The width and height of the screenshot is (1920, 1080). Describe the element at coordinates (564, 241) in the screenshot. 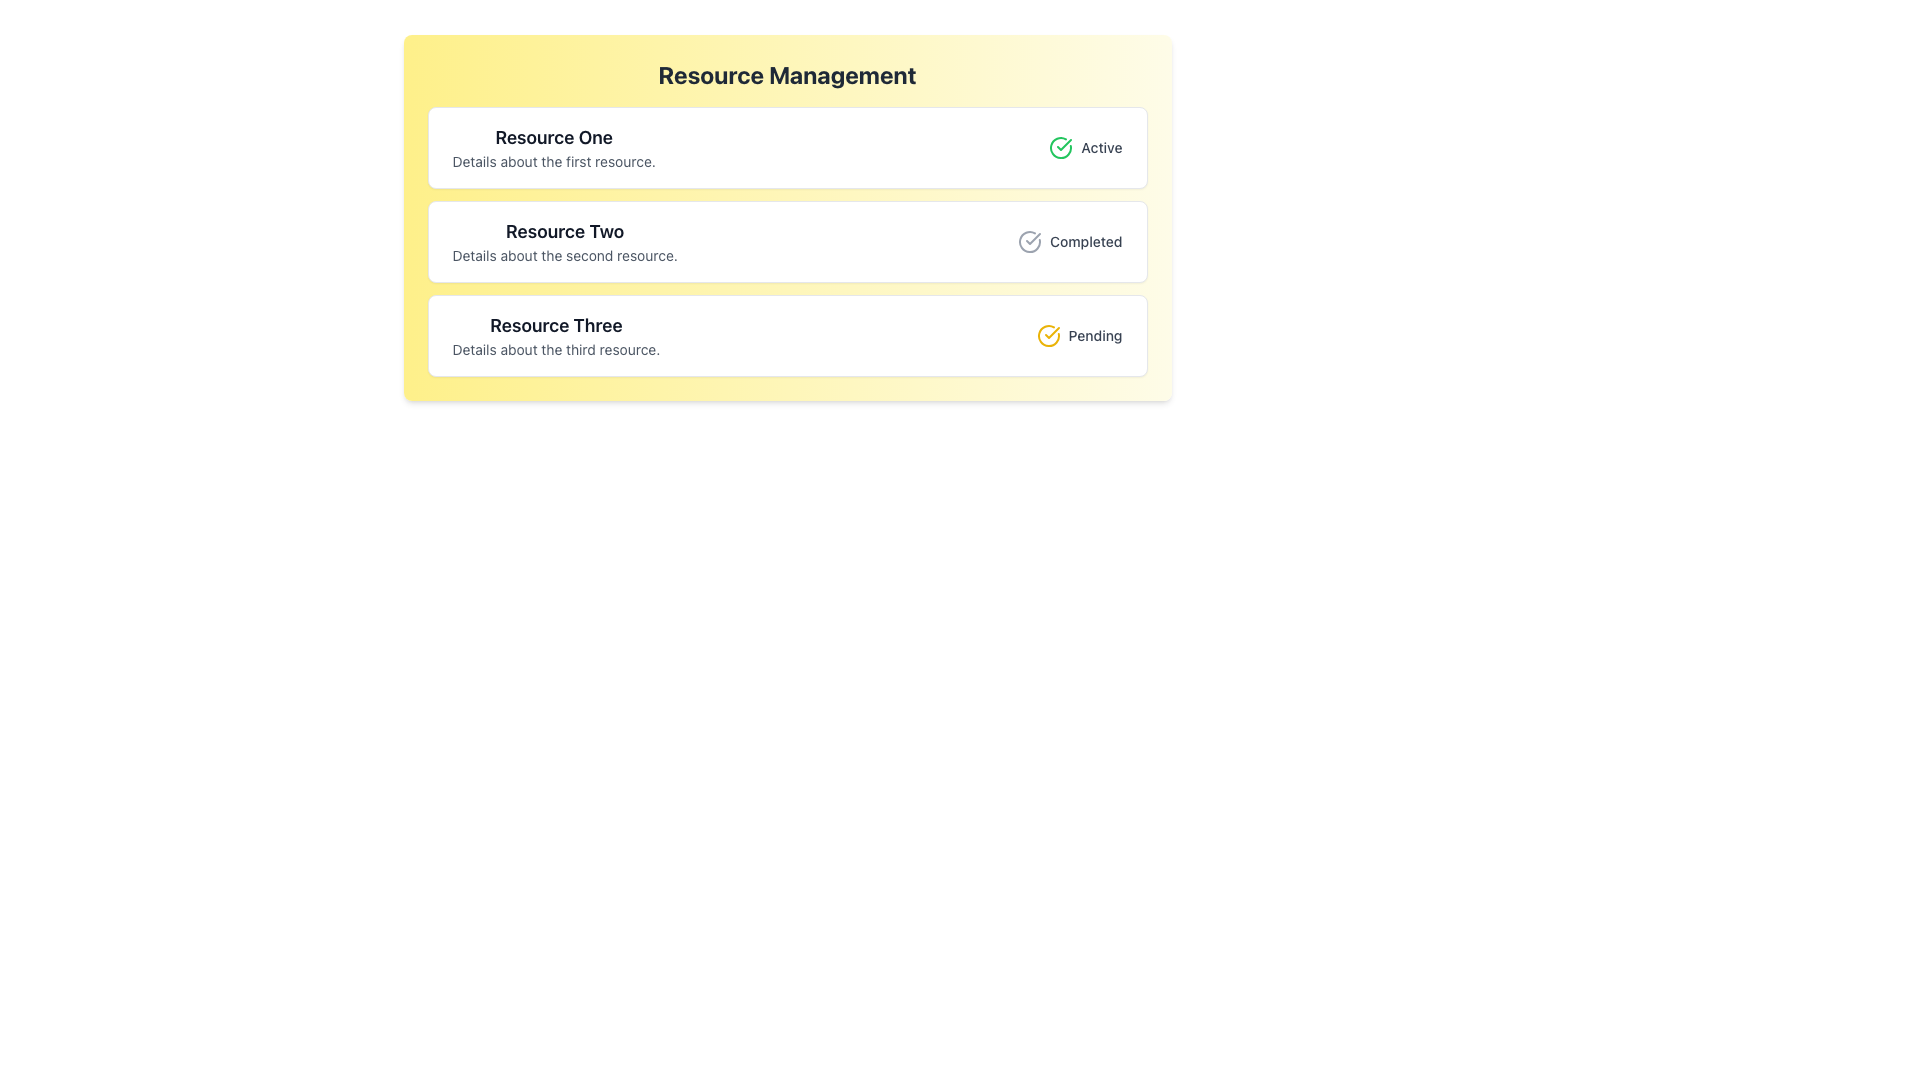

I see `the Text block displaying information about 'Resource Two'` at that location.